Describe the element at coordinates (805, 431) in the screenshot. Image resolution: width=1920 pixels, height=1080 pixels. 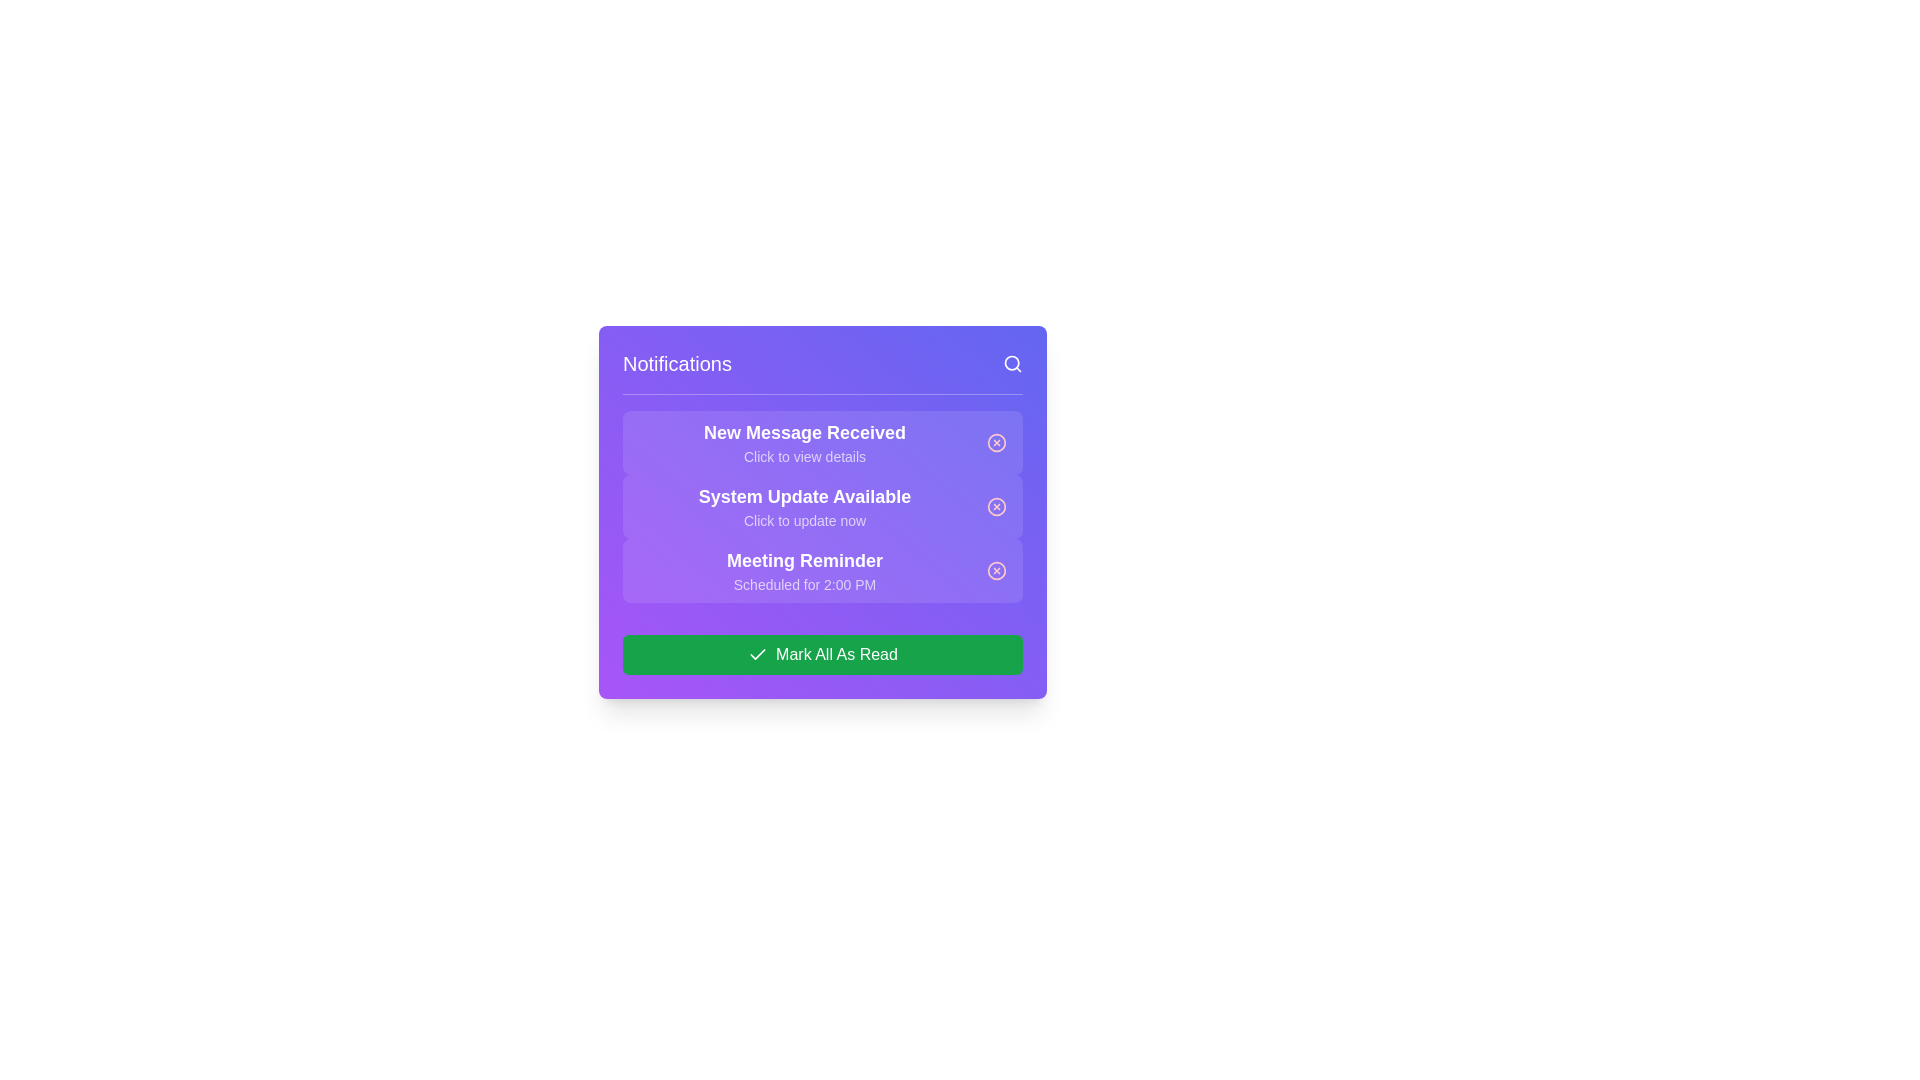
I see `the 'New Message Received' text label which is prominently displayed in bold, large font against a purple background, located in the notifications list under the 'Notifications' heading` at that location.